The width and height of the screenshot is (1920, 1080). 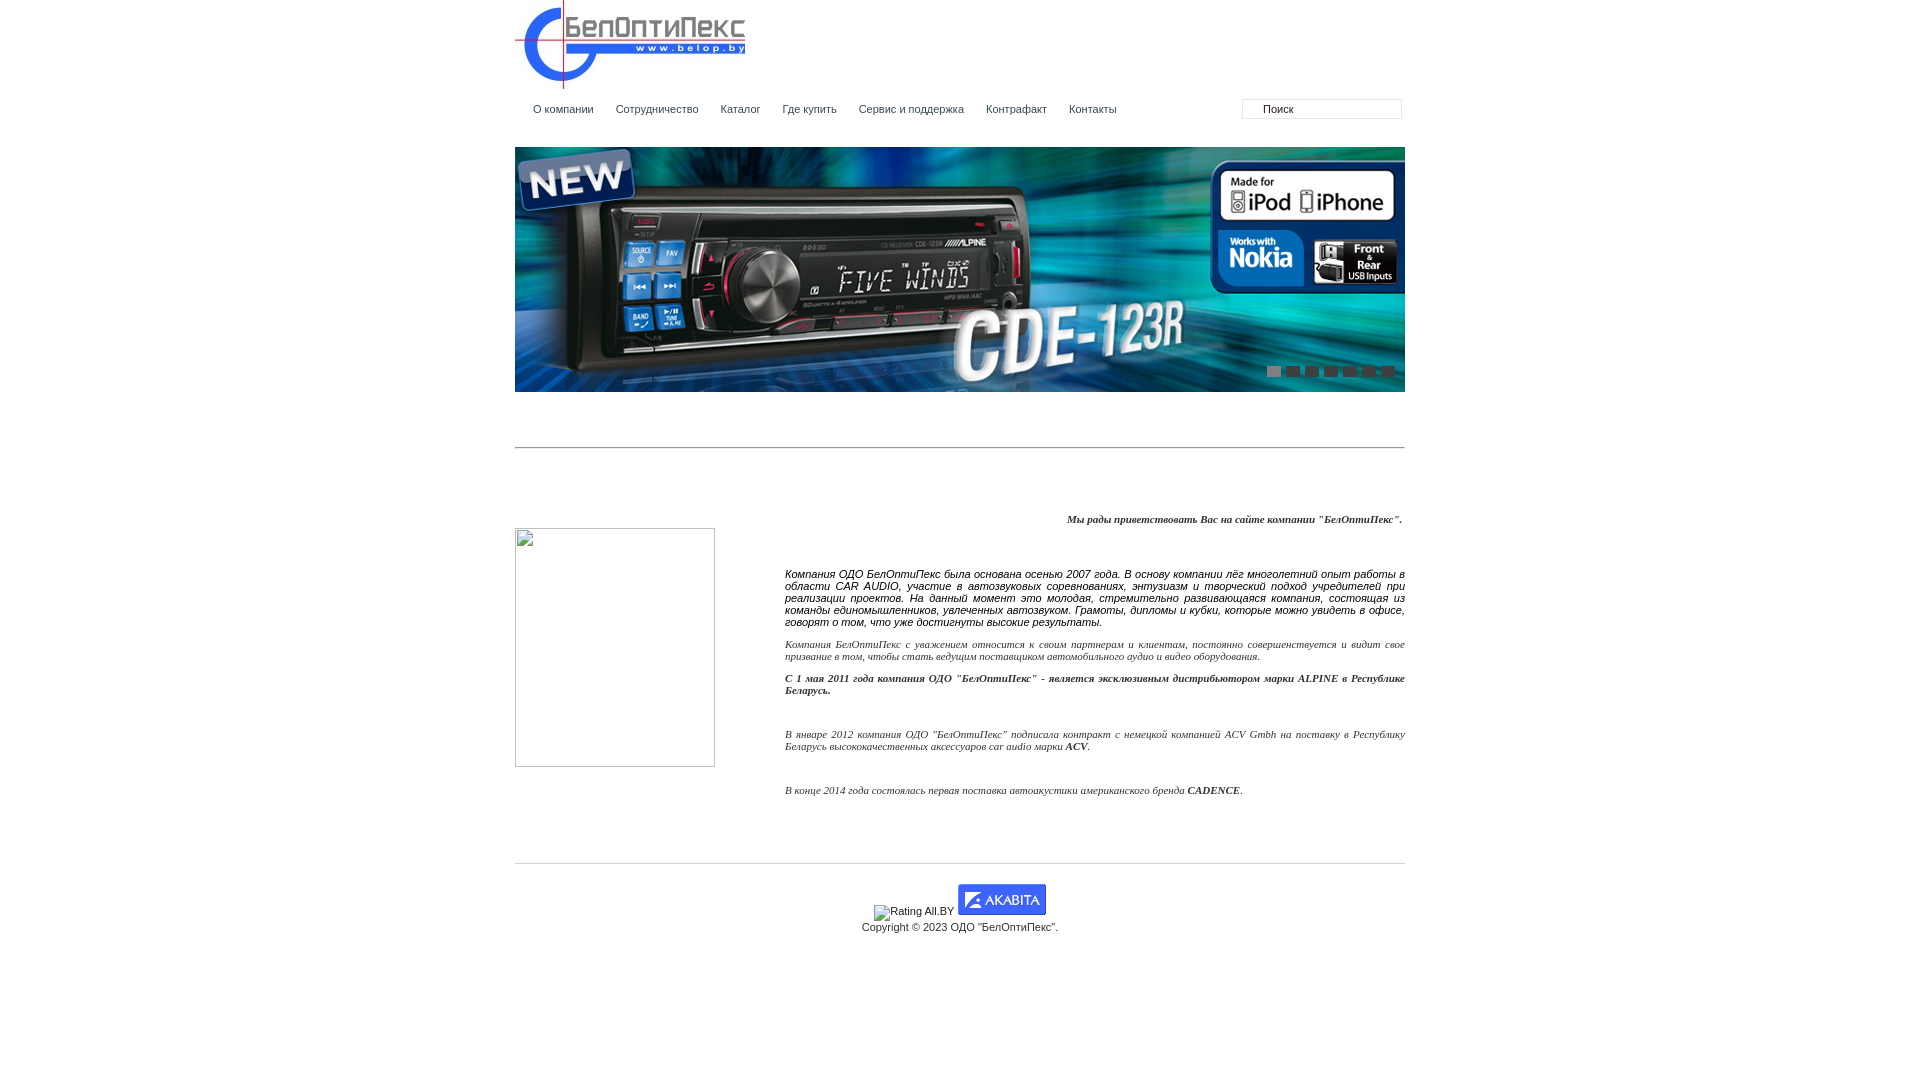 What do you see at coordinates (1330, 371) in the screenshot?
I see `'4'` at bounding box center [1330, 371].